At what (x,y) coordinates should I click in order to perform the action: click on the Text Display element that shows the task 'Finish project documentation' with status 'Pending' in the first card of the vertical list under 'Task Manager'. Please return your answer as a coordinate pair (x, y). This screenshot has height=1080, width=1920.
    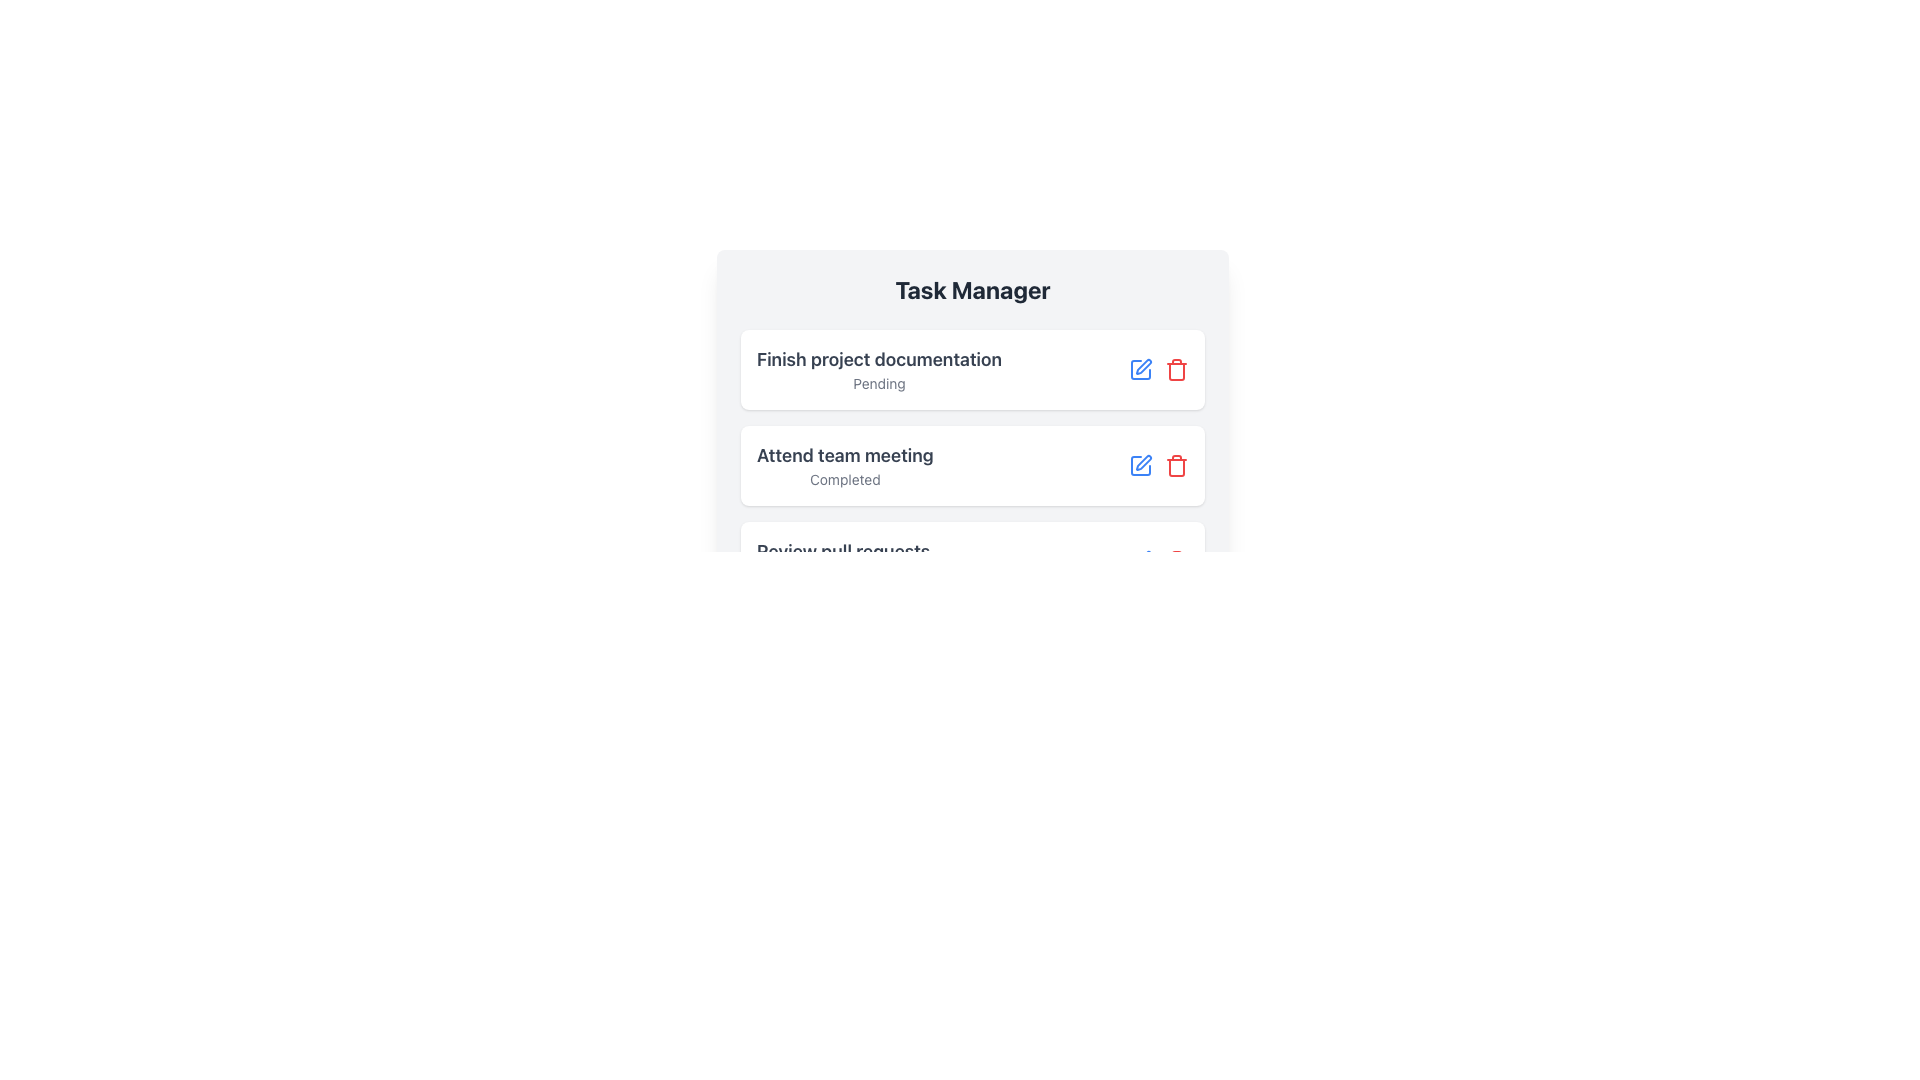
    Looking at the image, I should click on (879, 370).